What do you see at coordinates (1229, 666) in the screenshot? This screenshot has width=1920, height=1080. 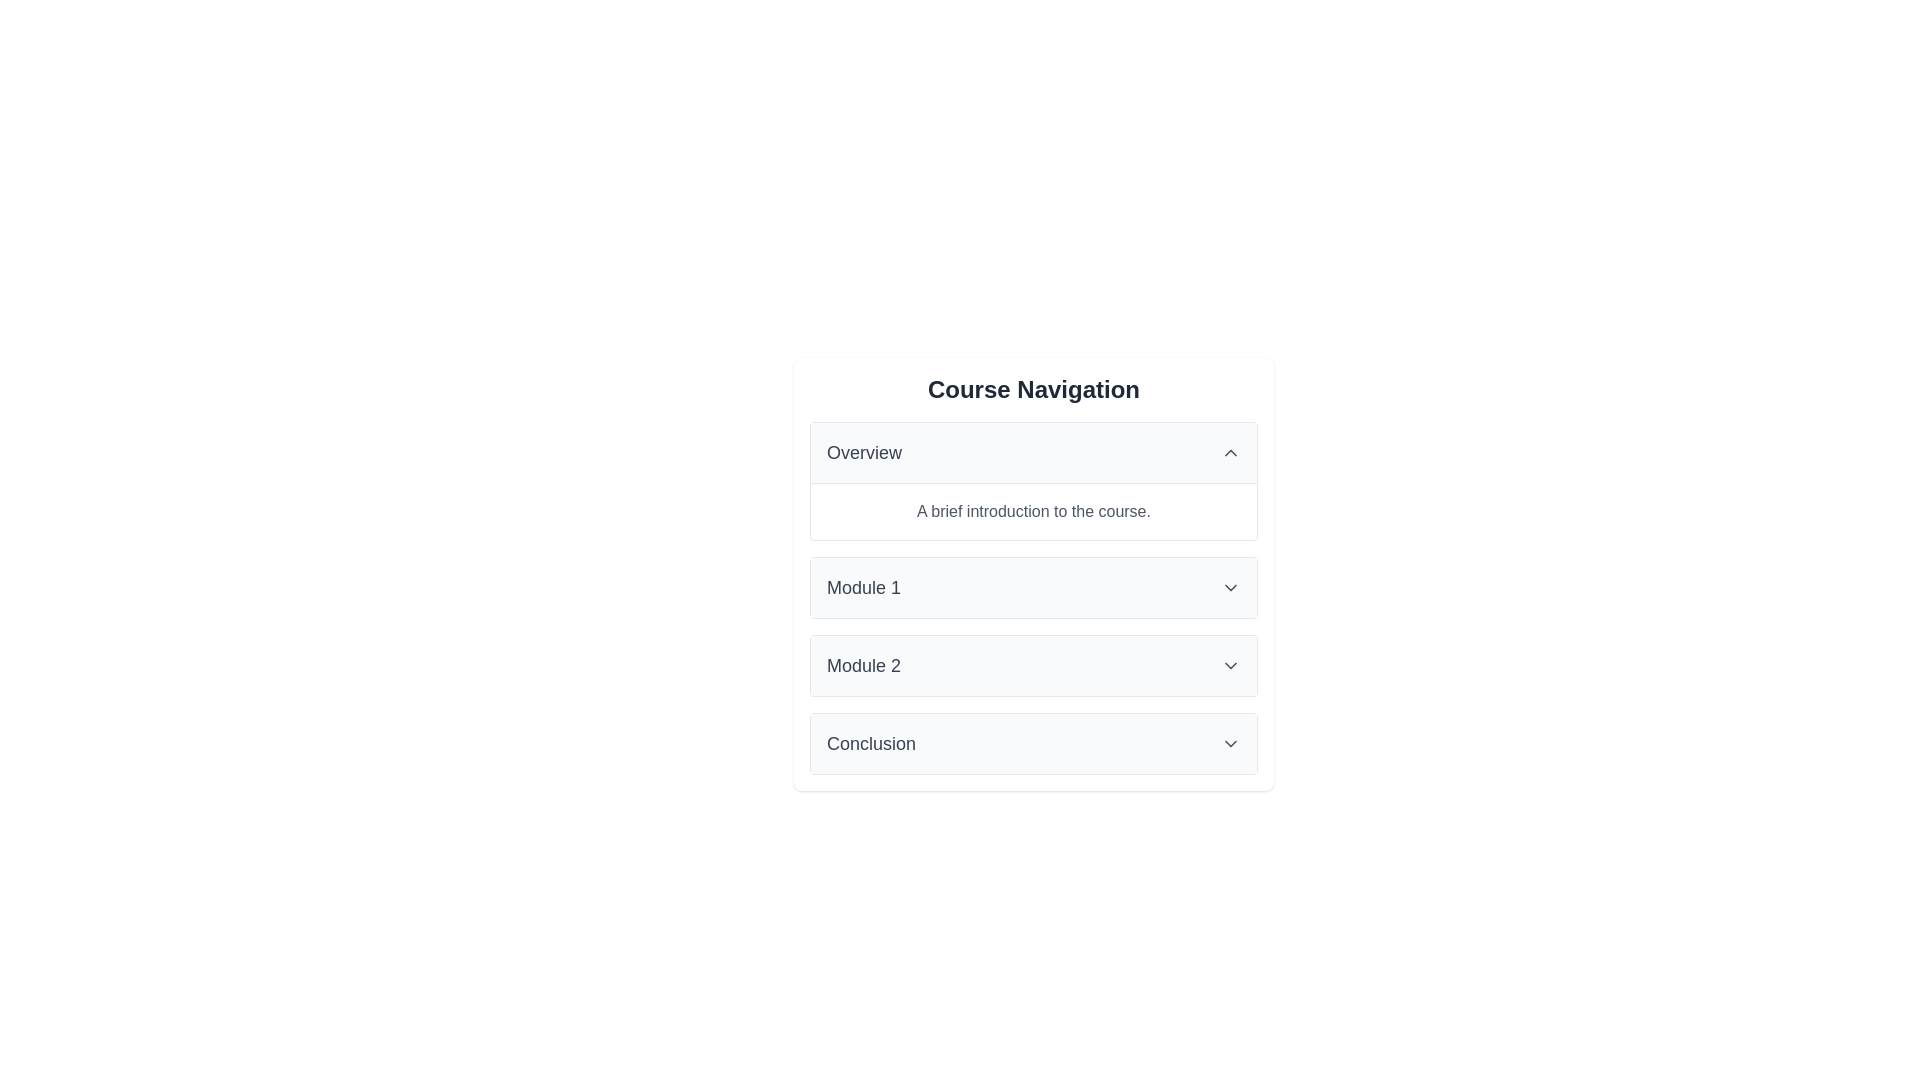 I see `the Chevron icon located on the right side of the 'Module 2' label` at bounding box center [1229, 666].